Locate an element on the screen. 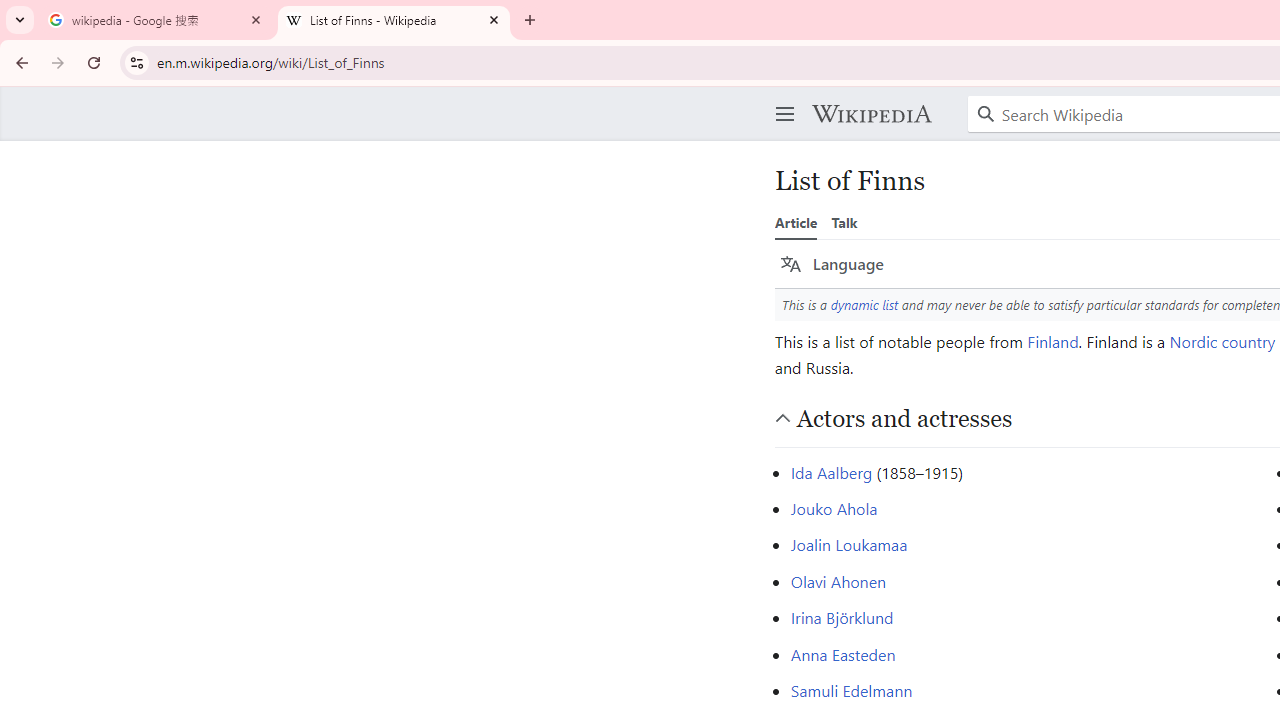 This screenshot has height=720, width=1280. 'Olavi Ahonen' is located at coordinates (838, 581).